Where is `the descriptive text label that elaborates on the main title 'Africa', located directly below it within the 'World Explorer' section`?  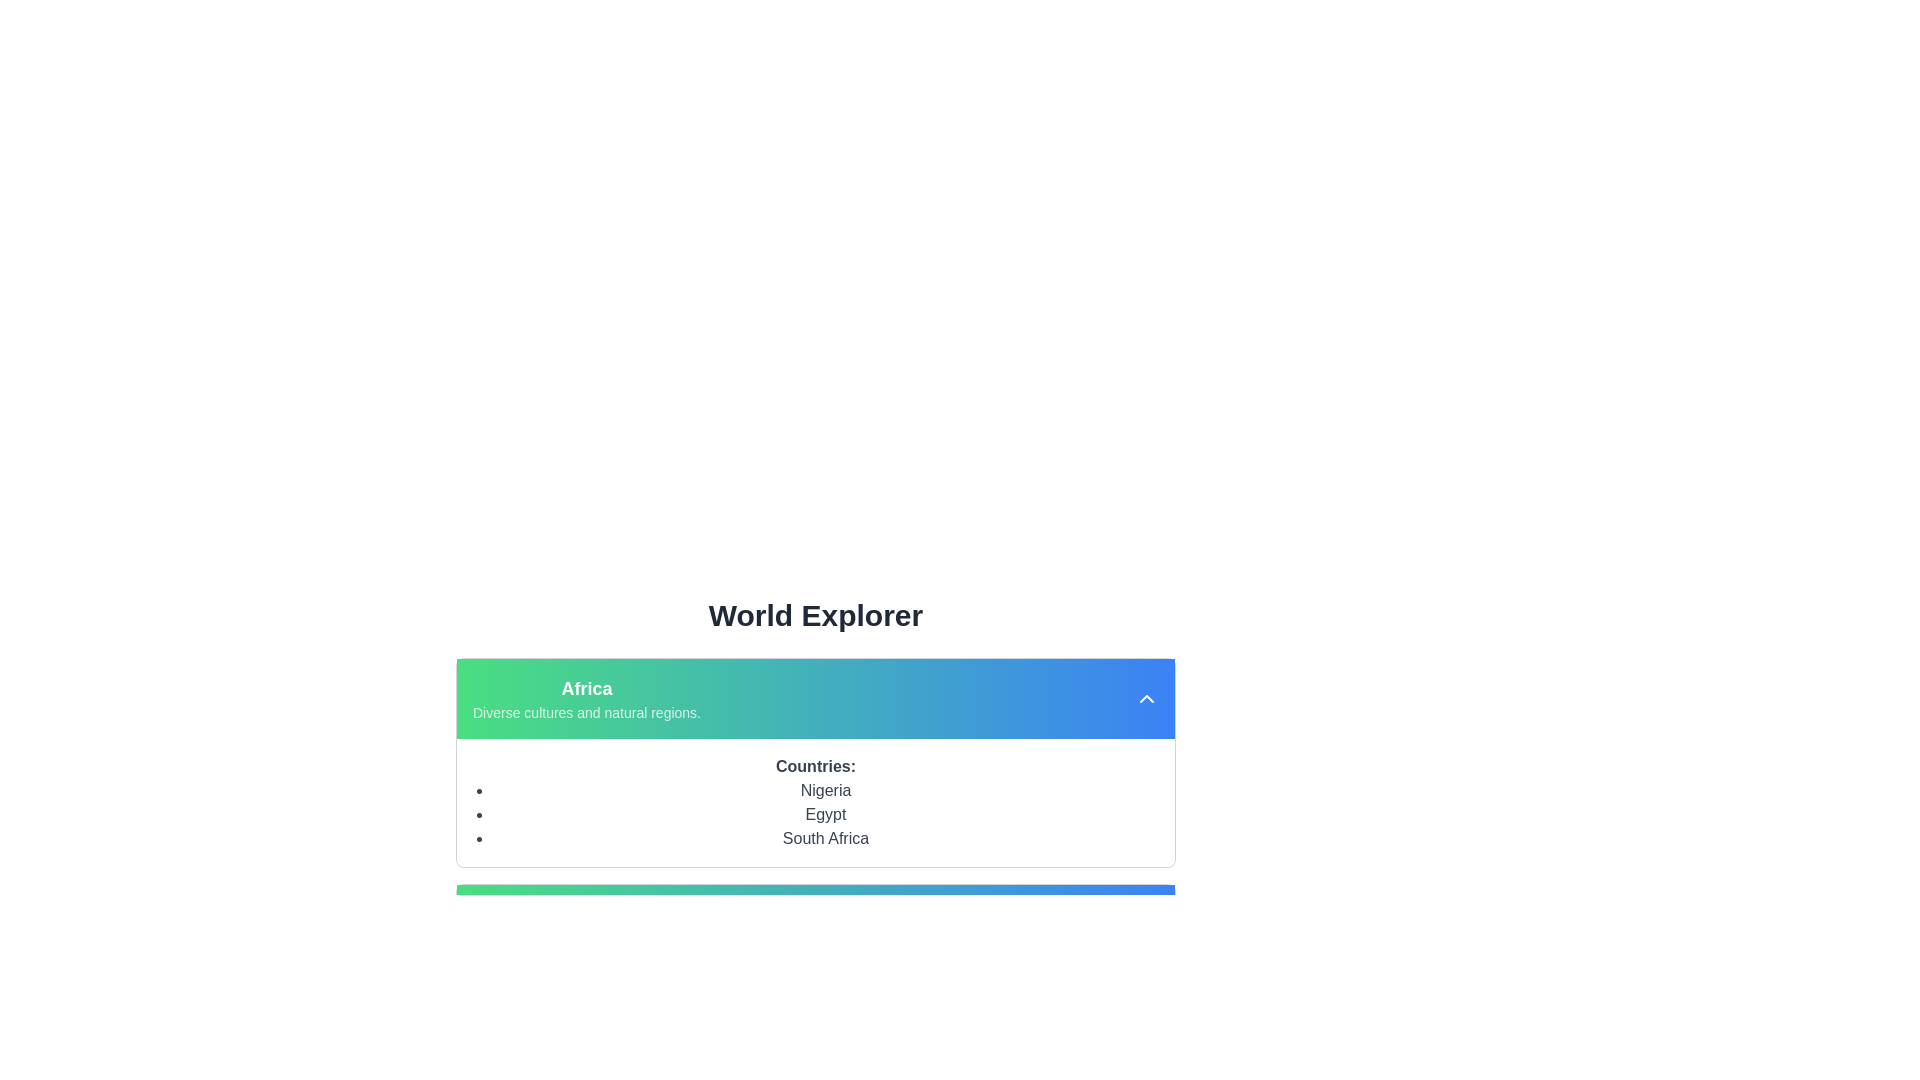
the descriptive text label that elaborates on the main title 'Africa', located directly below it within the 'World Explorer' section is located at coordinates (585, 712).